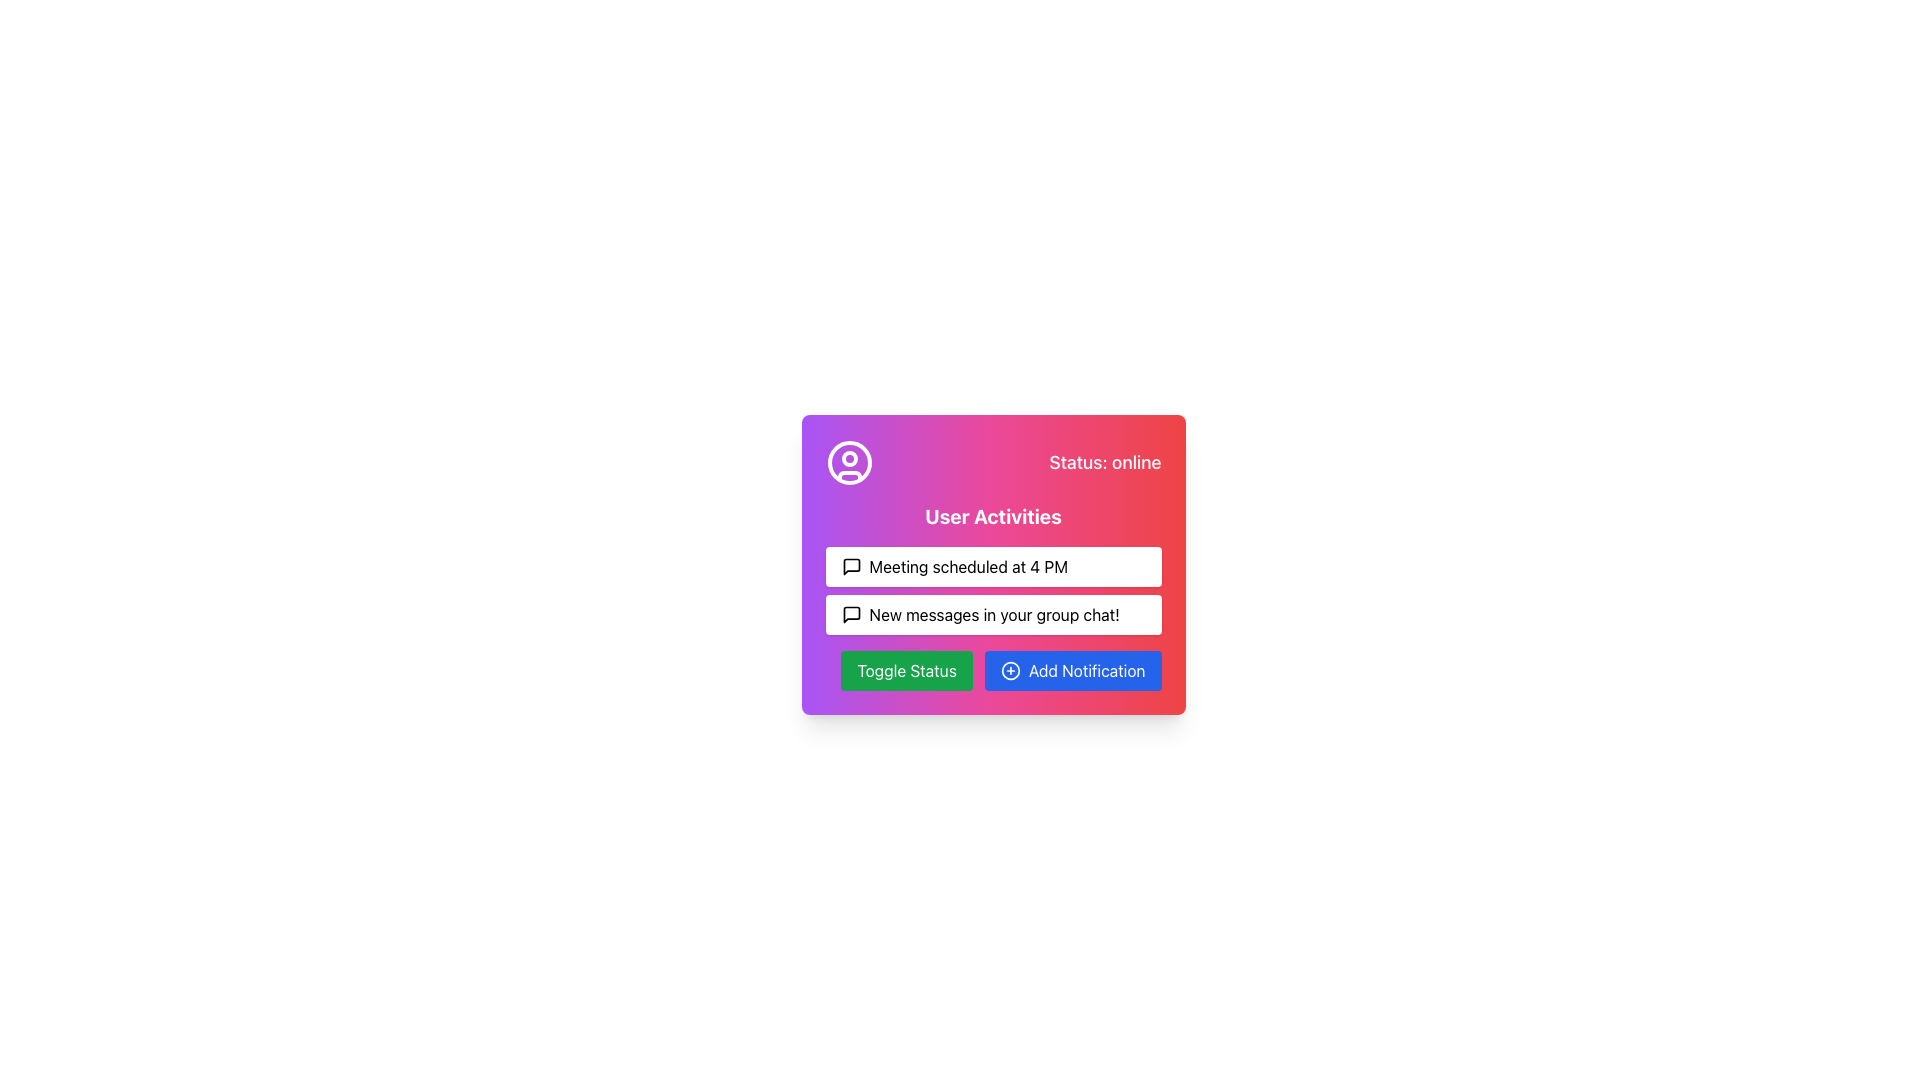  I want to click on the green rectangular button labeled 'Toggle Status', so click(906, 671).